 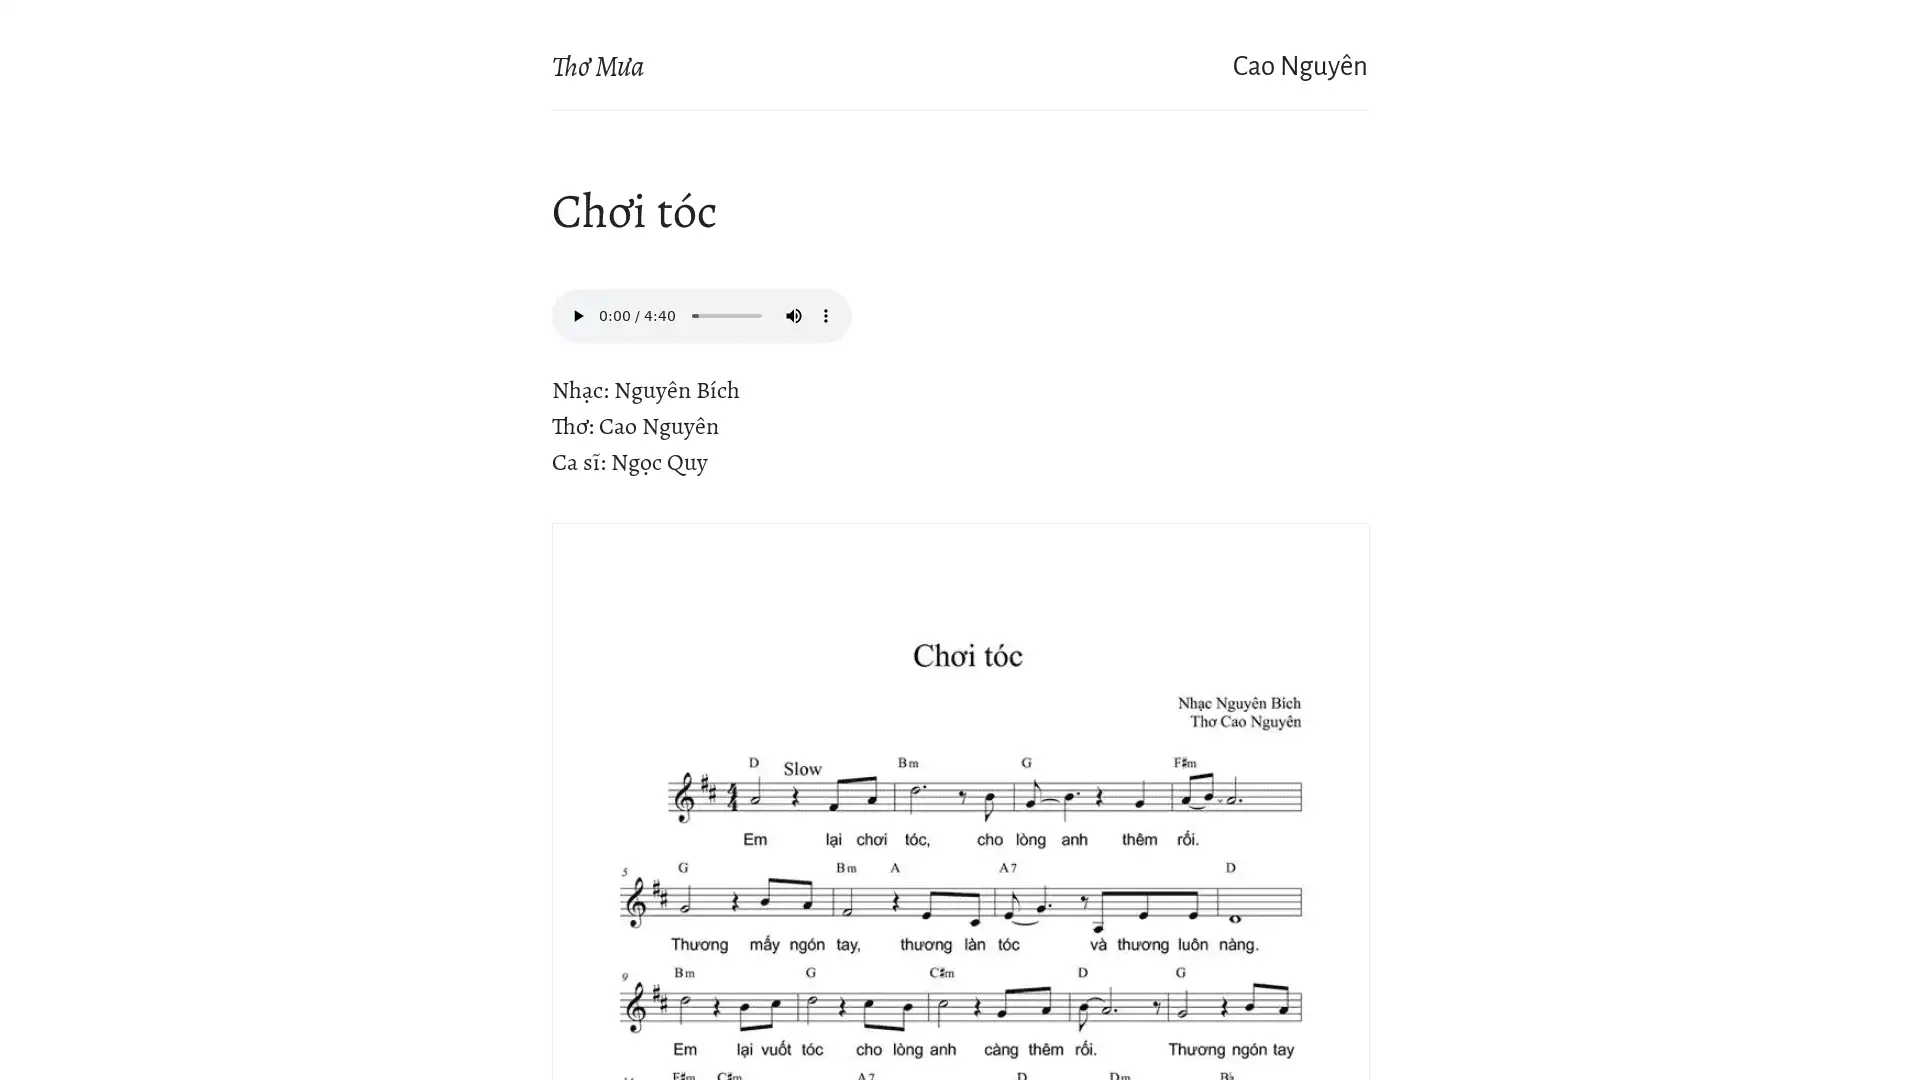 What do you see at coordinates (576, 315) in the screenshot?
I see `play` at bounding box center [576, 315].